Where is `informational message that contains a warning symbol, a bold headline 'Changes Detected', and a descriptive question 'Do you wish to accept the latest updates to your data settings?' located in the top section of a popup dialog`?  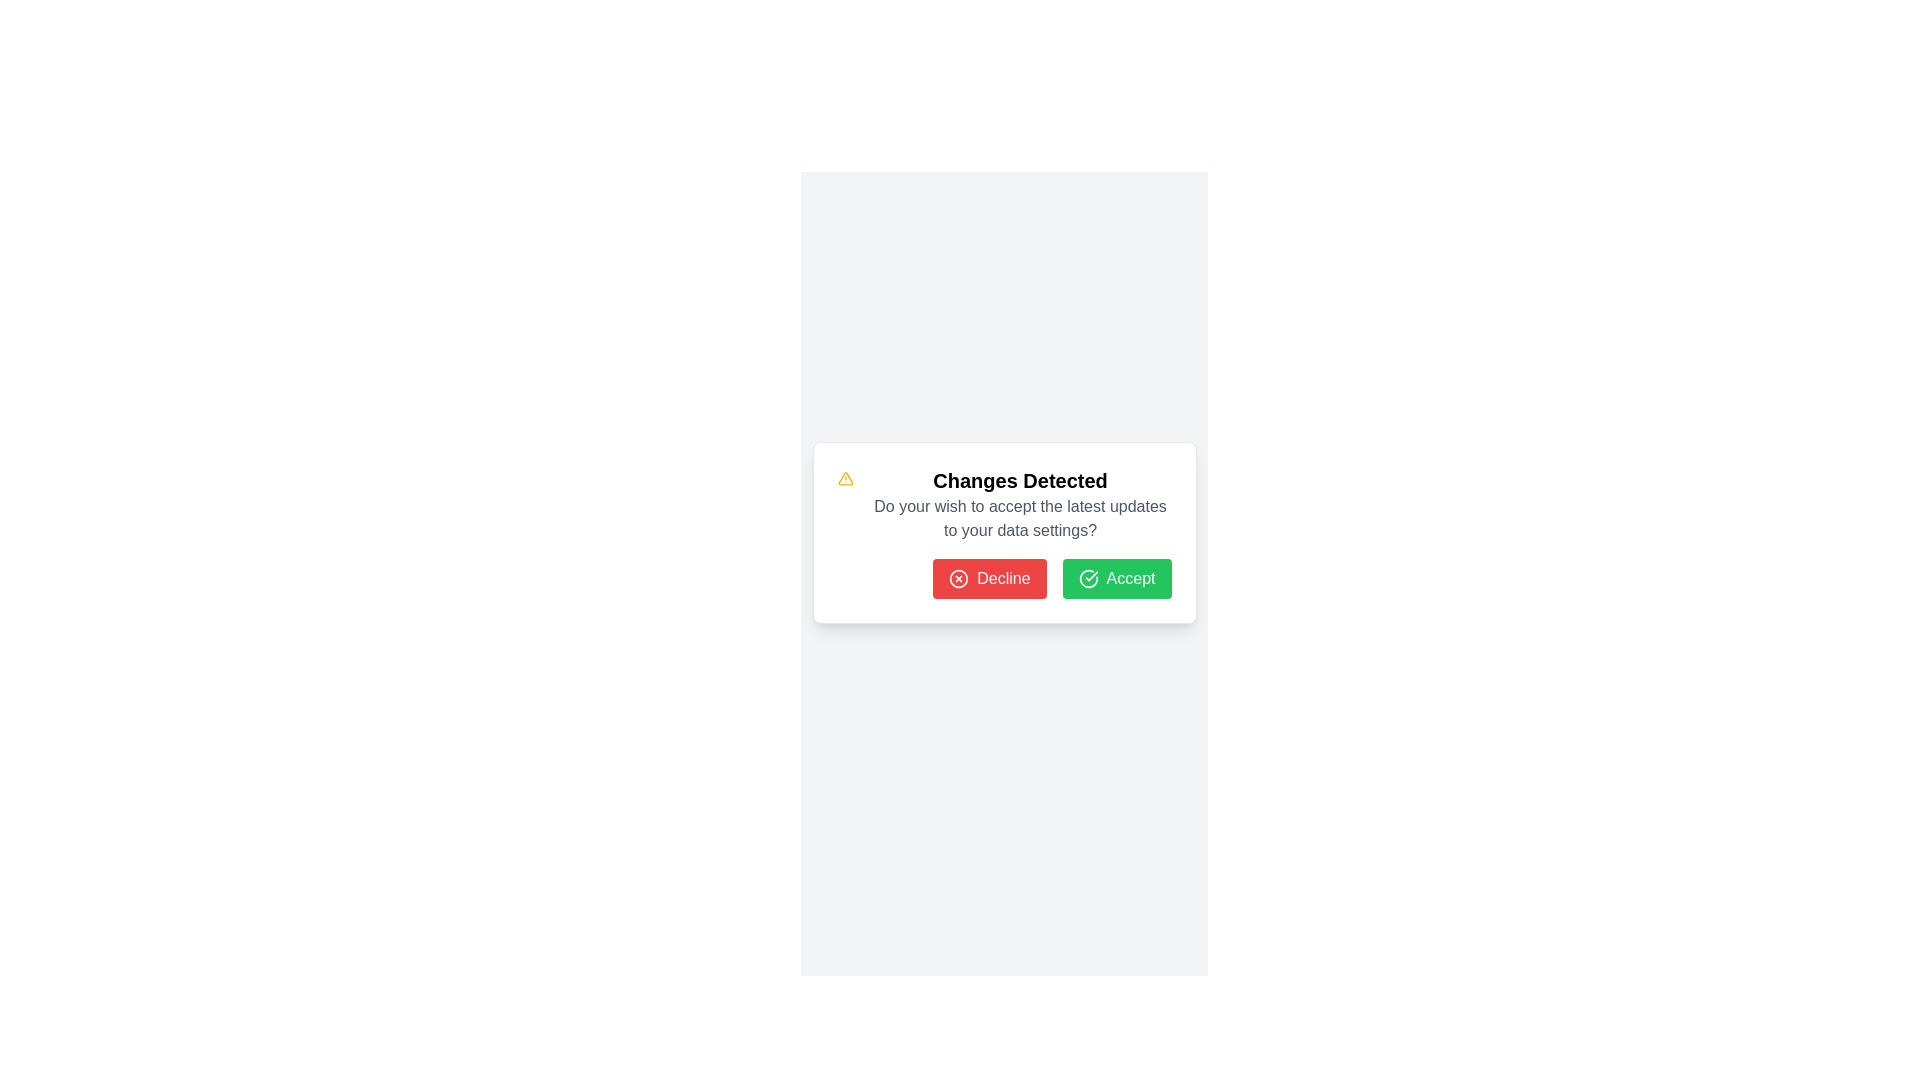 informational message that contains a warning symbol, a bold headline 'Changes Detected', and a descriptive question 'Do you wish to accept the latest updates to your data settings?' located in the top section of a popup dialog is located at coordinates (1004, 504).